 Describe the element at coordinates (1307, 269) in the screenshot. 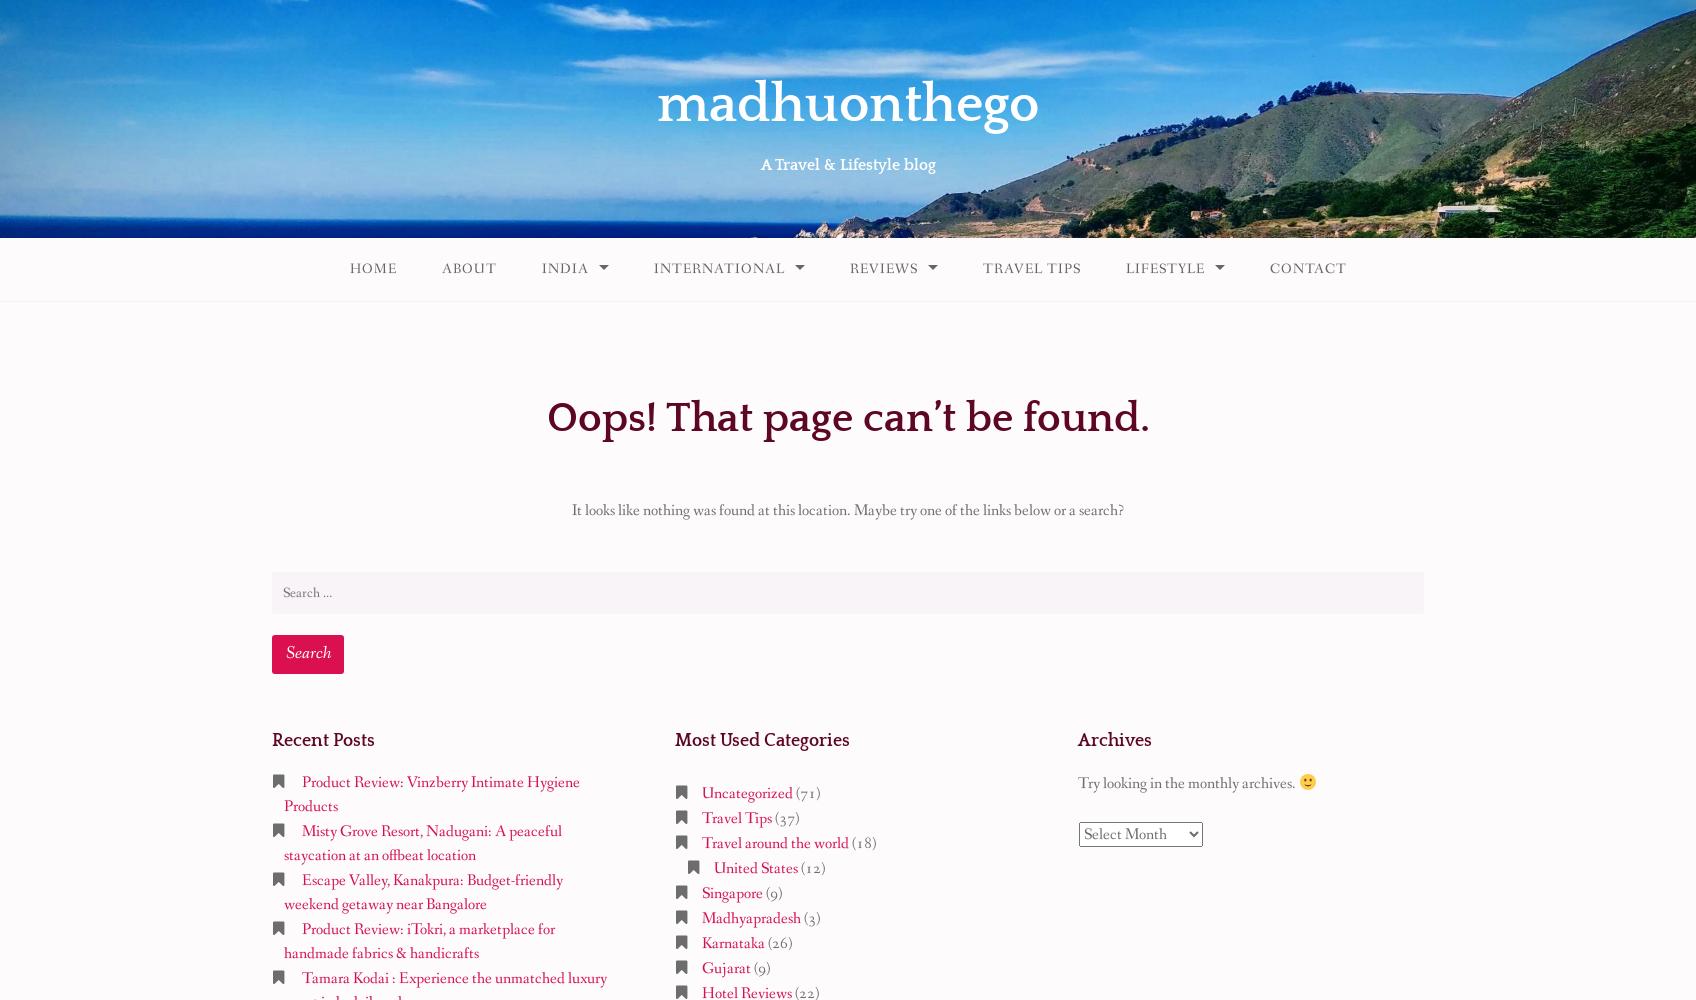

I see `'Contact'` at that location.